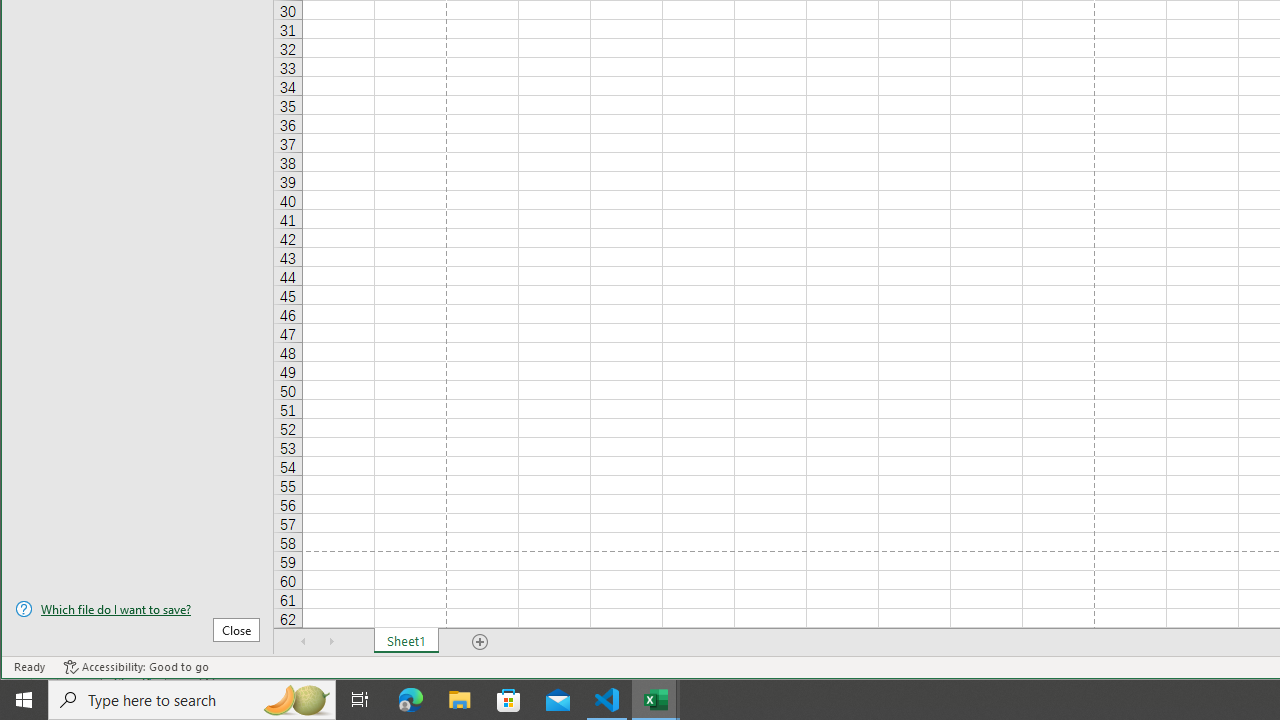 The width and height of the screenshot is (1280, 720). Describe the element at coordinates (136, 608) in the screenshot. I see `'Which file do I want to save?'` at that location.